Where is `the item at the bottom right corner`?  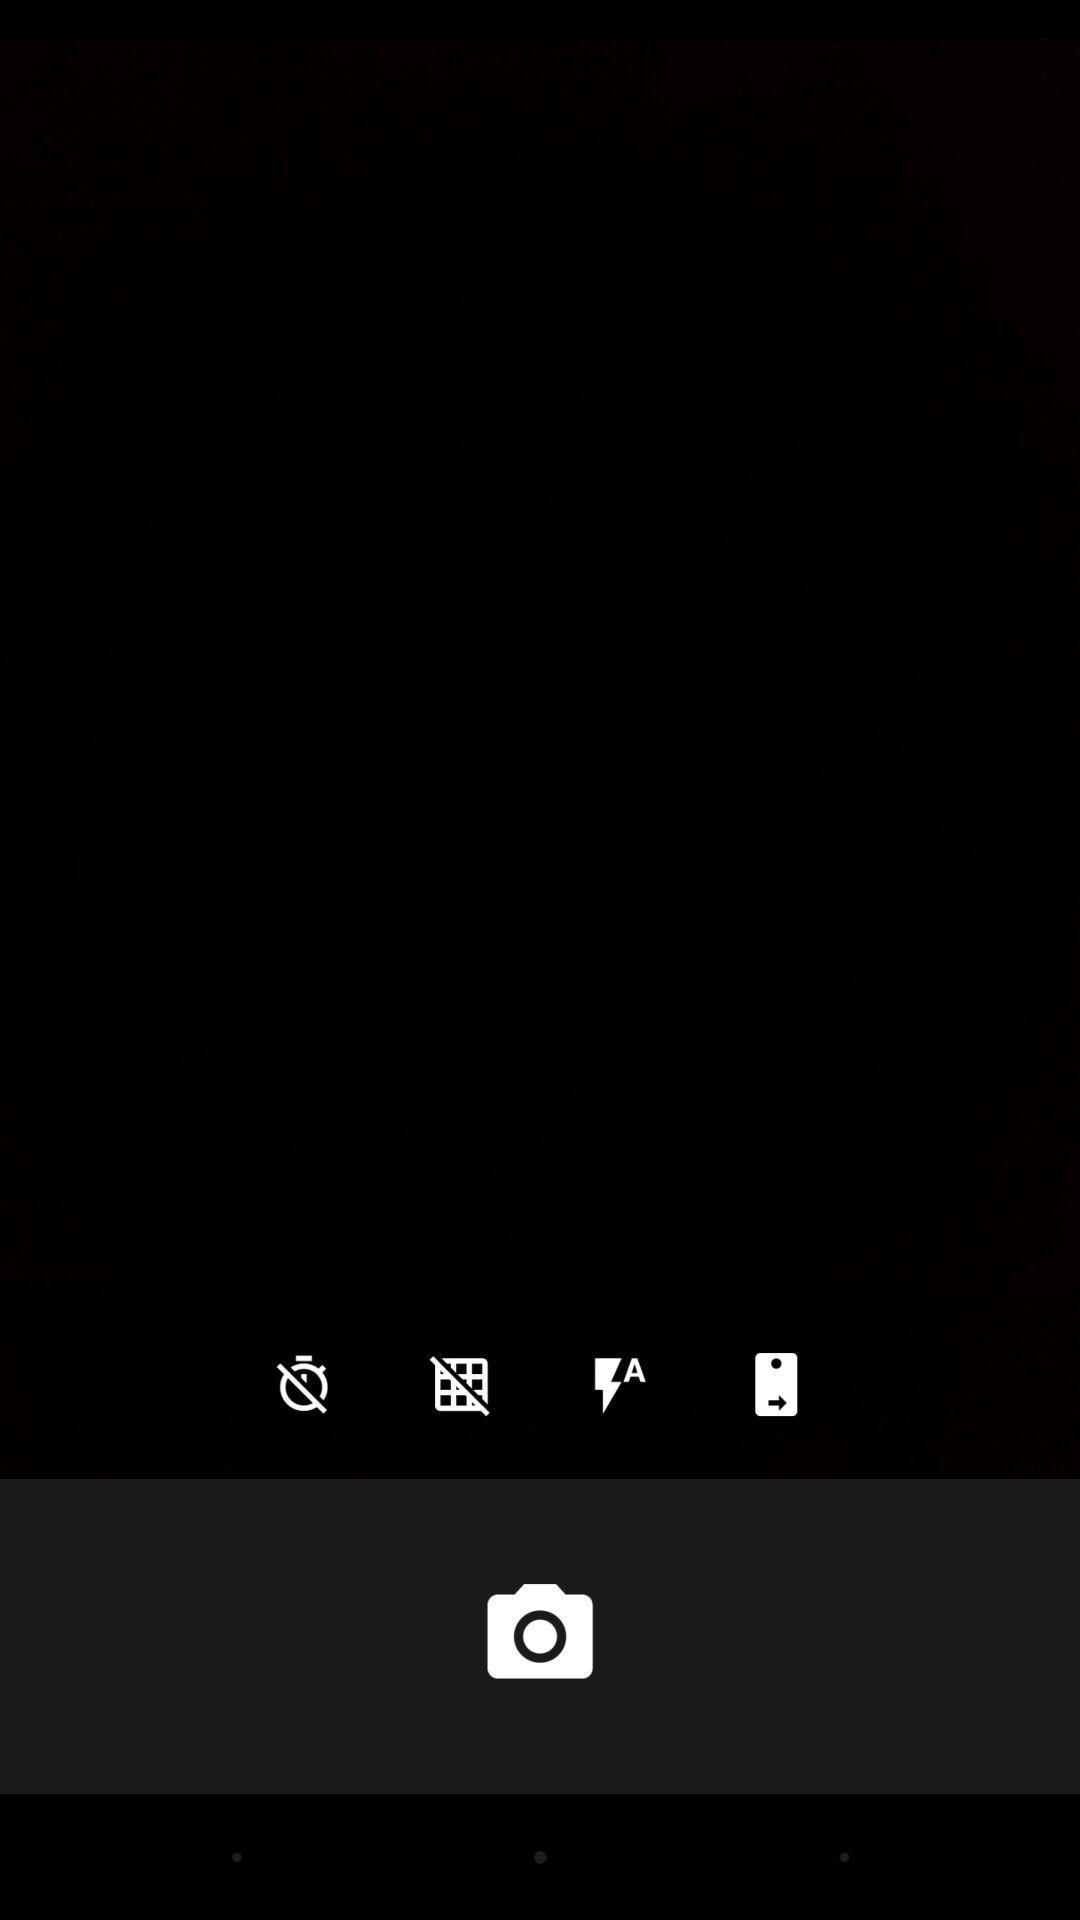
the item at the bottom right corner is located at coordinates (775, 1383).